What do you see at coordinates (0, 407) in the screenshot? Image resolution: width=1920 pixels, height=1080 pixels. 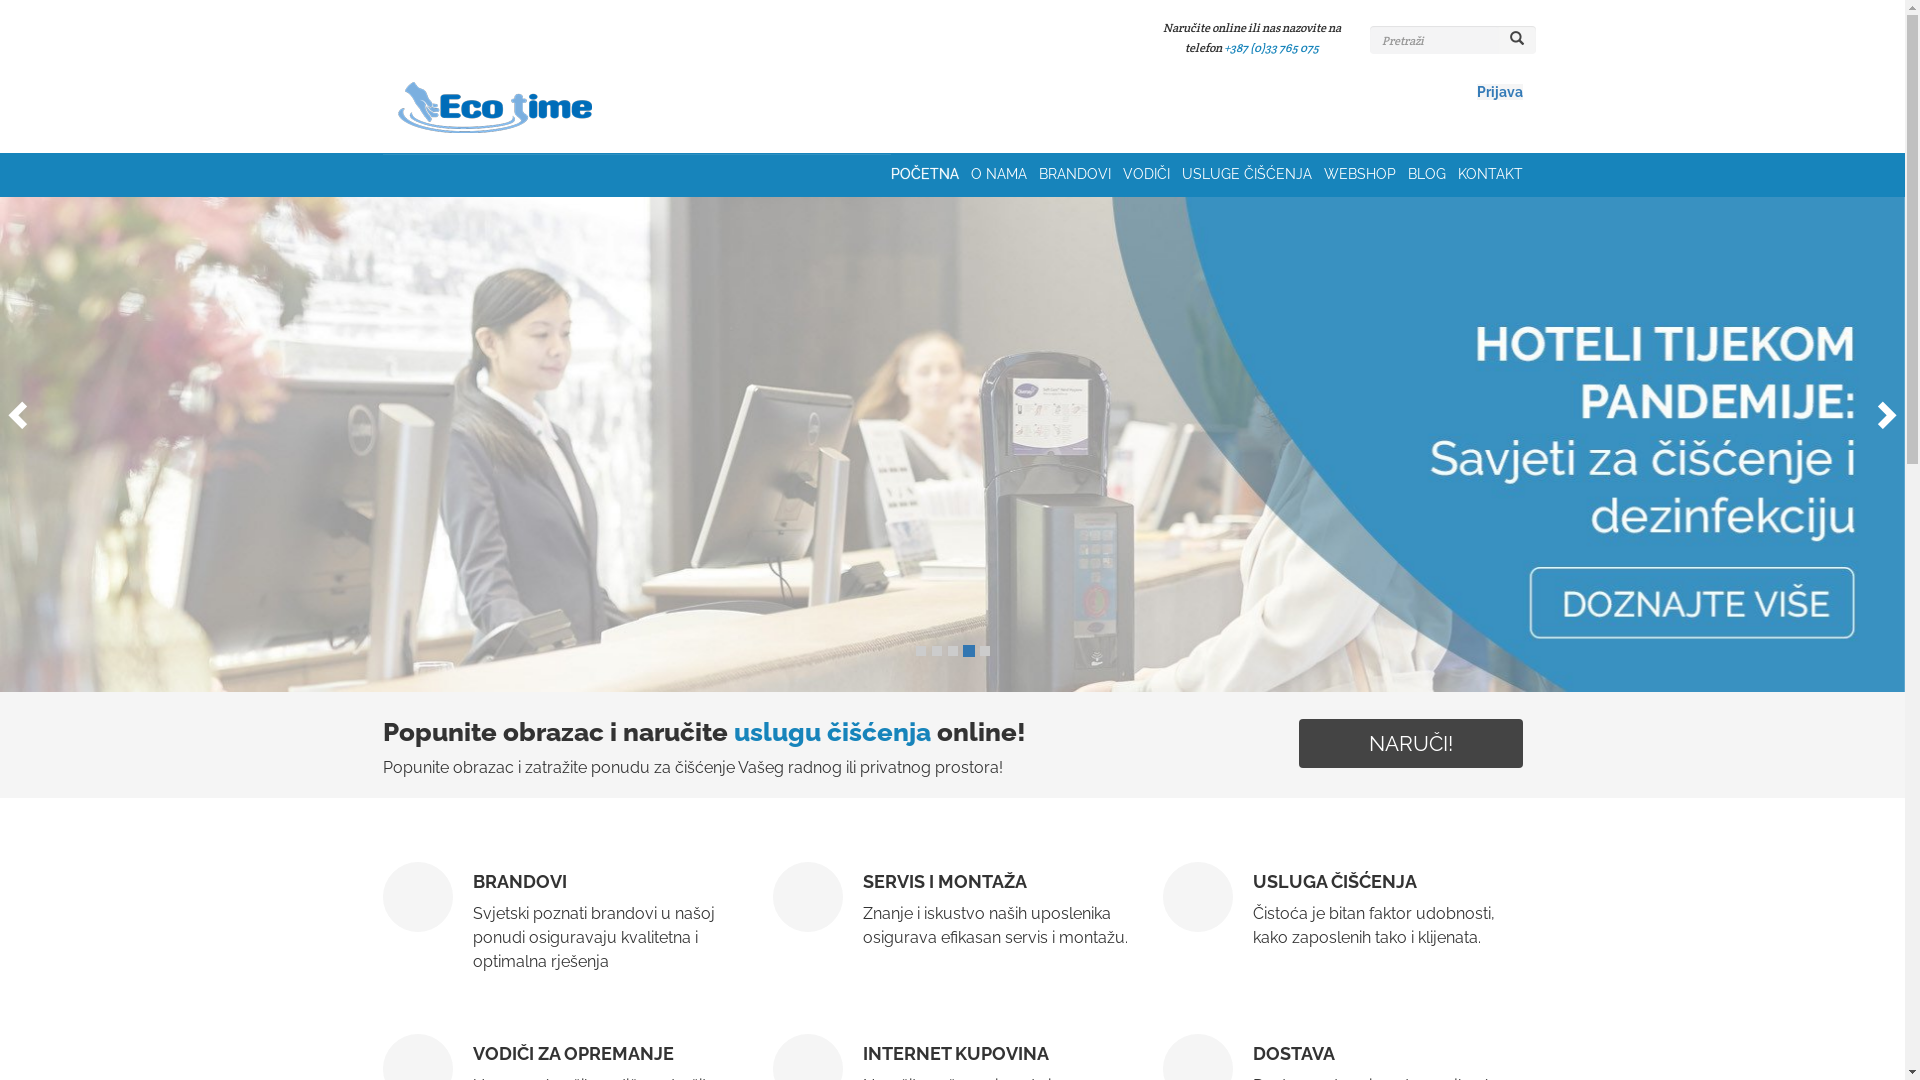 I see `'Previous'` at bounding box center [0, 407].